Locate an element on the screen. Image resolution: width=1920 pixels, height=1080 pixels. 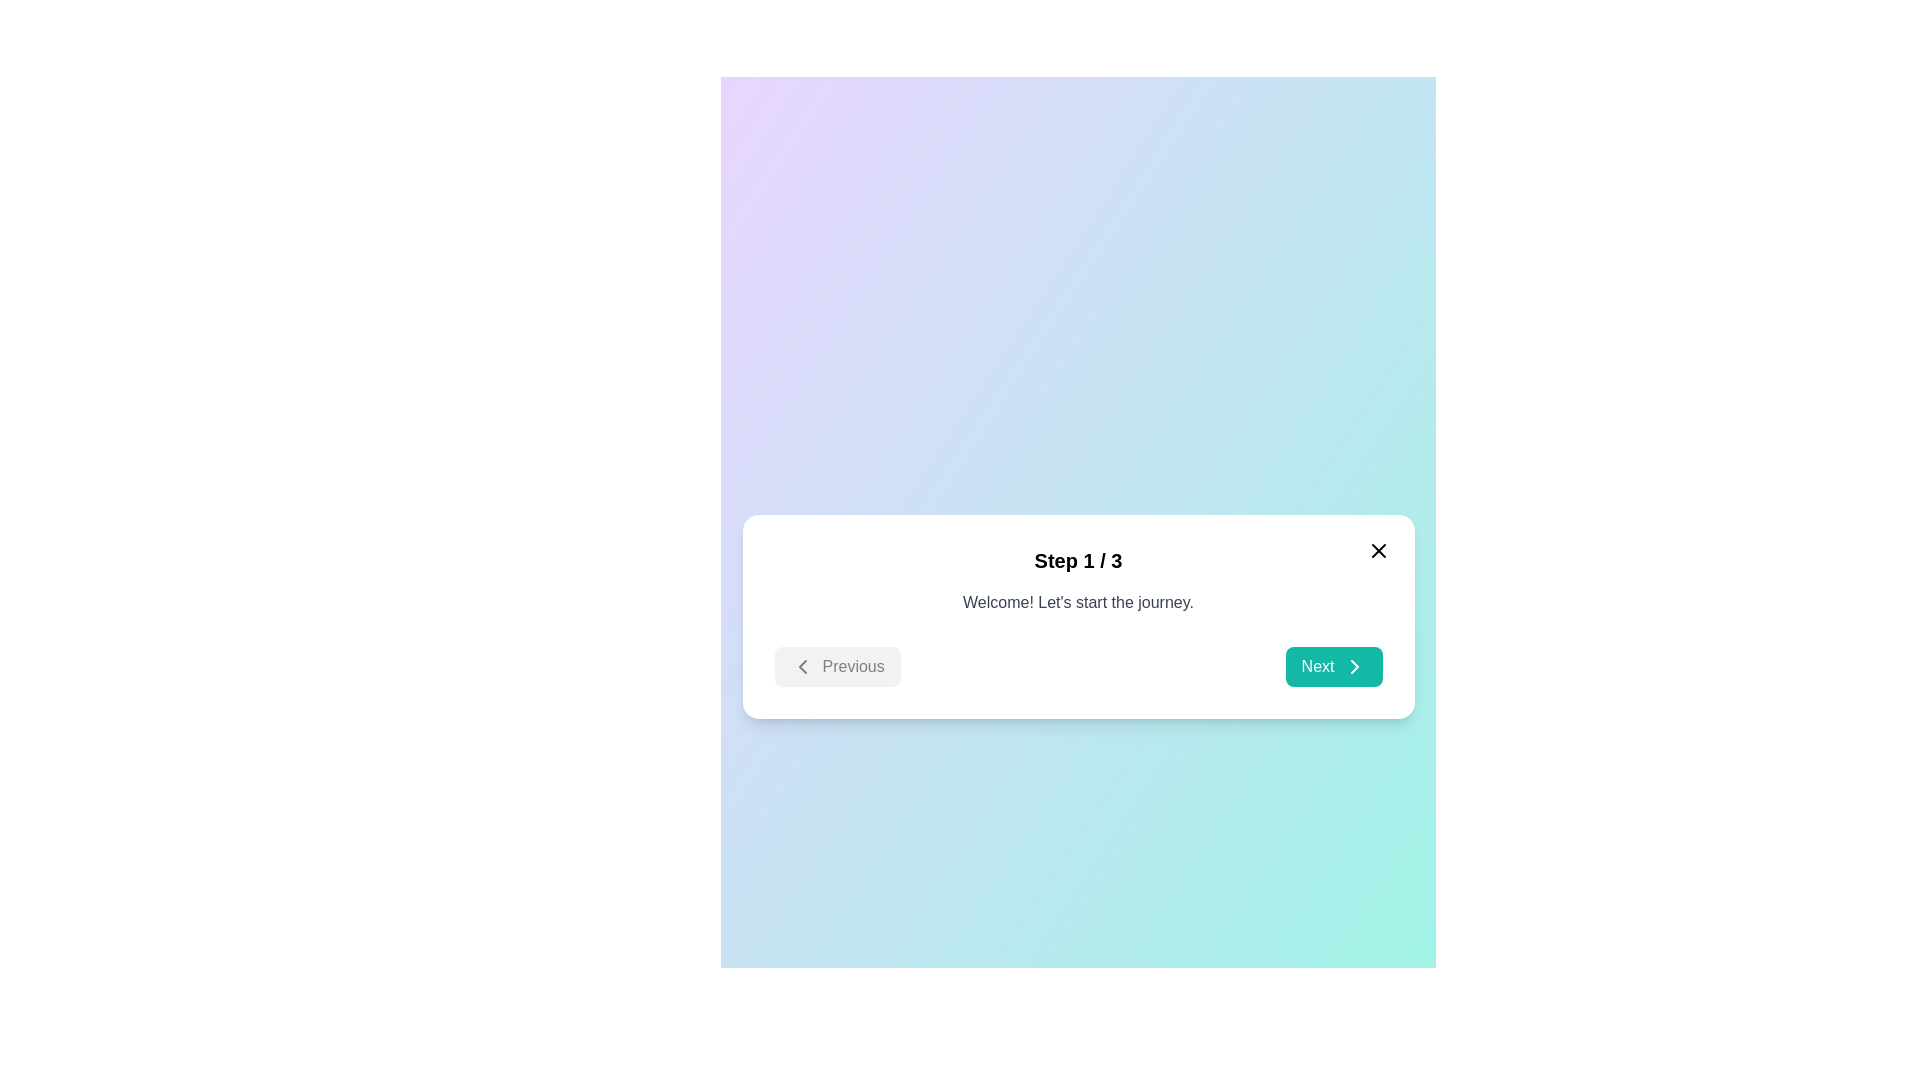
'X' button to close the dialog is located at coordinates (1377, 551).